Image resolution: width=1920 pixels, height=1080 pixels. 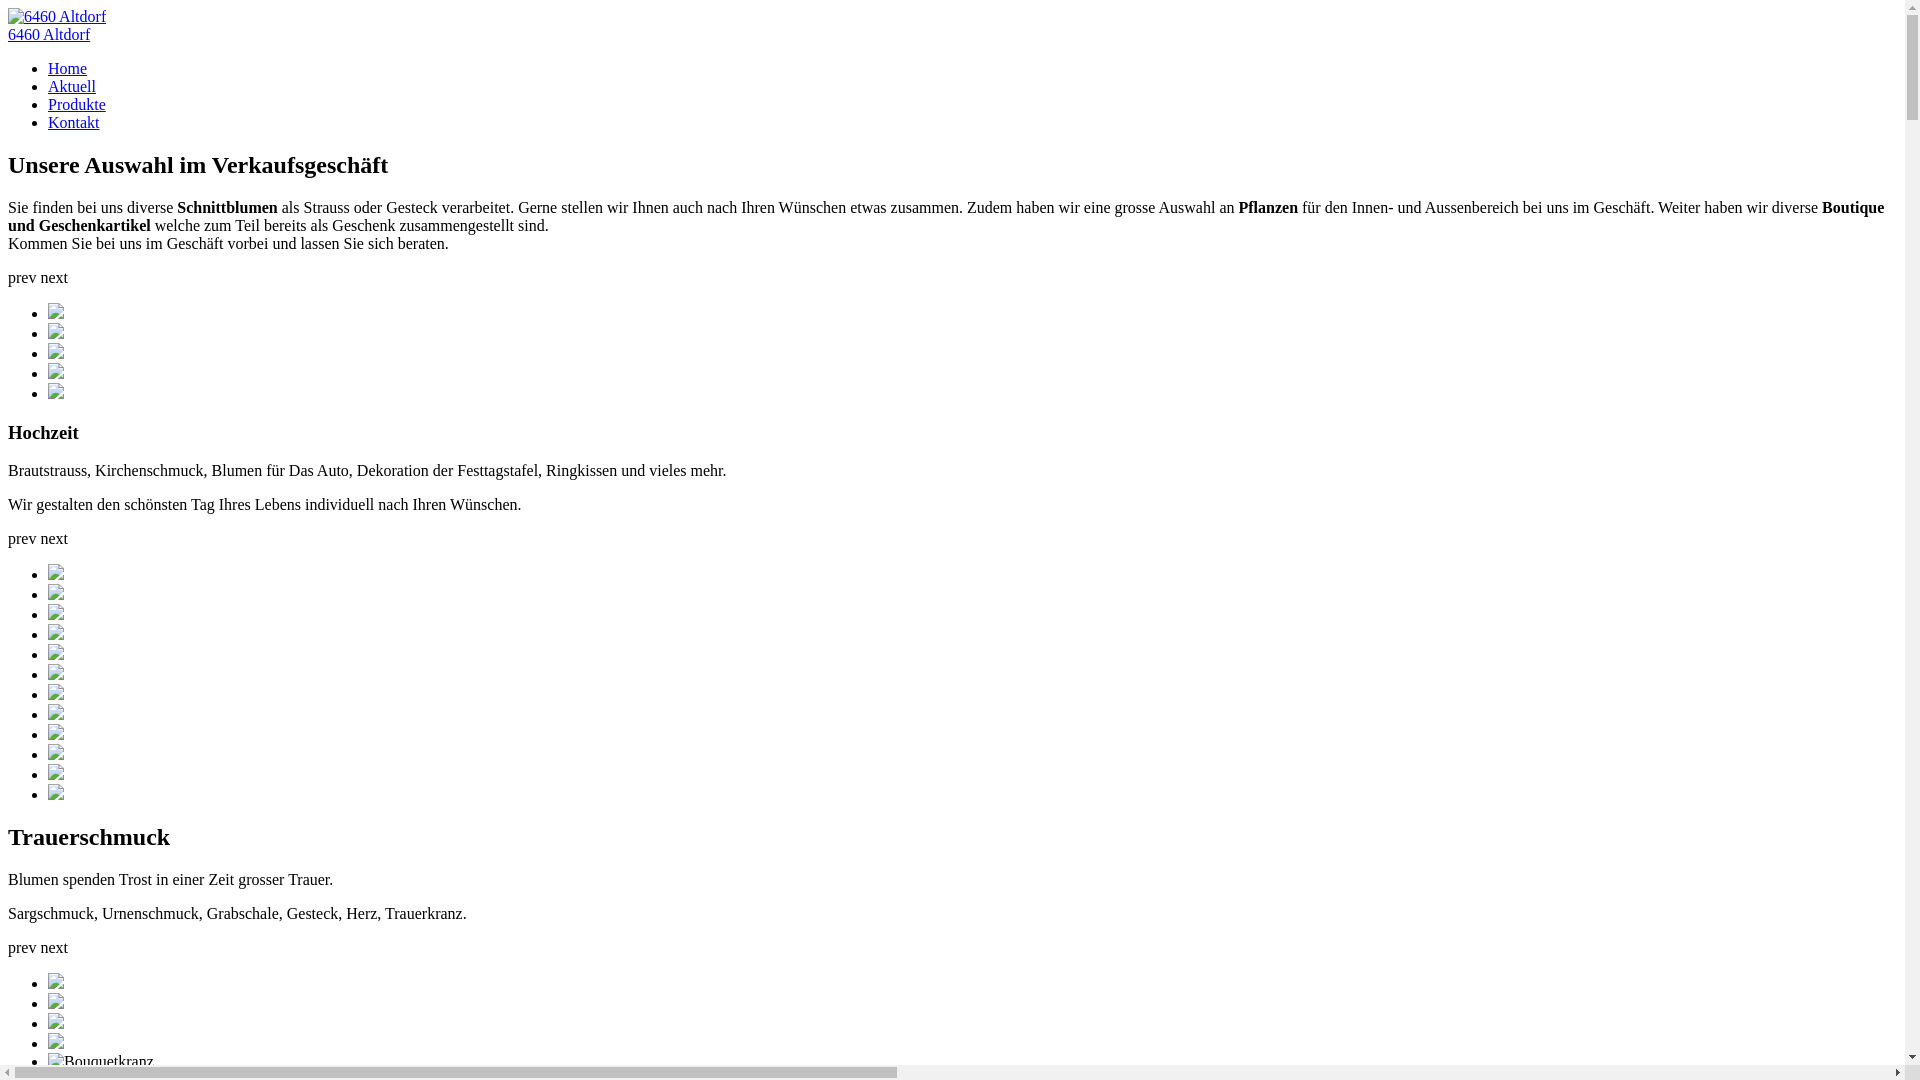 What do you see at coordinates (76, 104) in the screenshot?
I see `'Produkte'` at bounding box center [76, 104].